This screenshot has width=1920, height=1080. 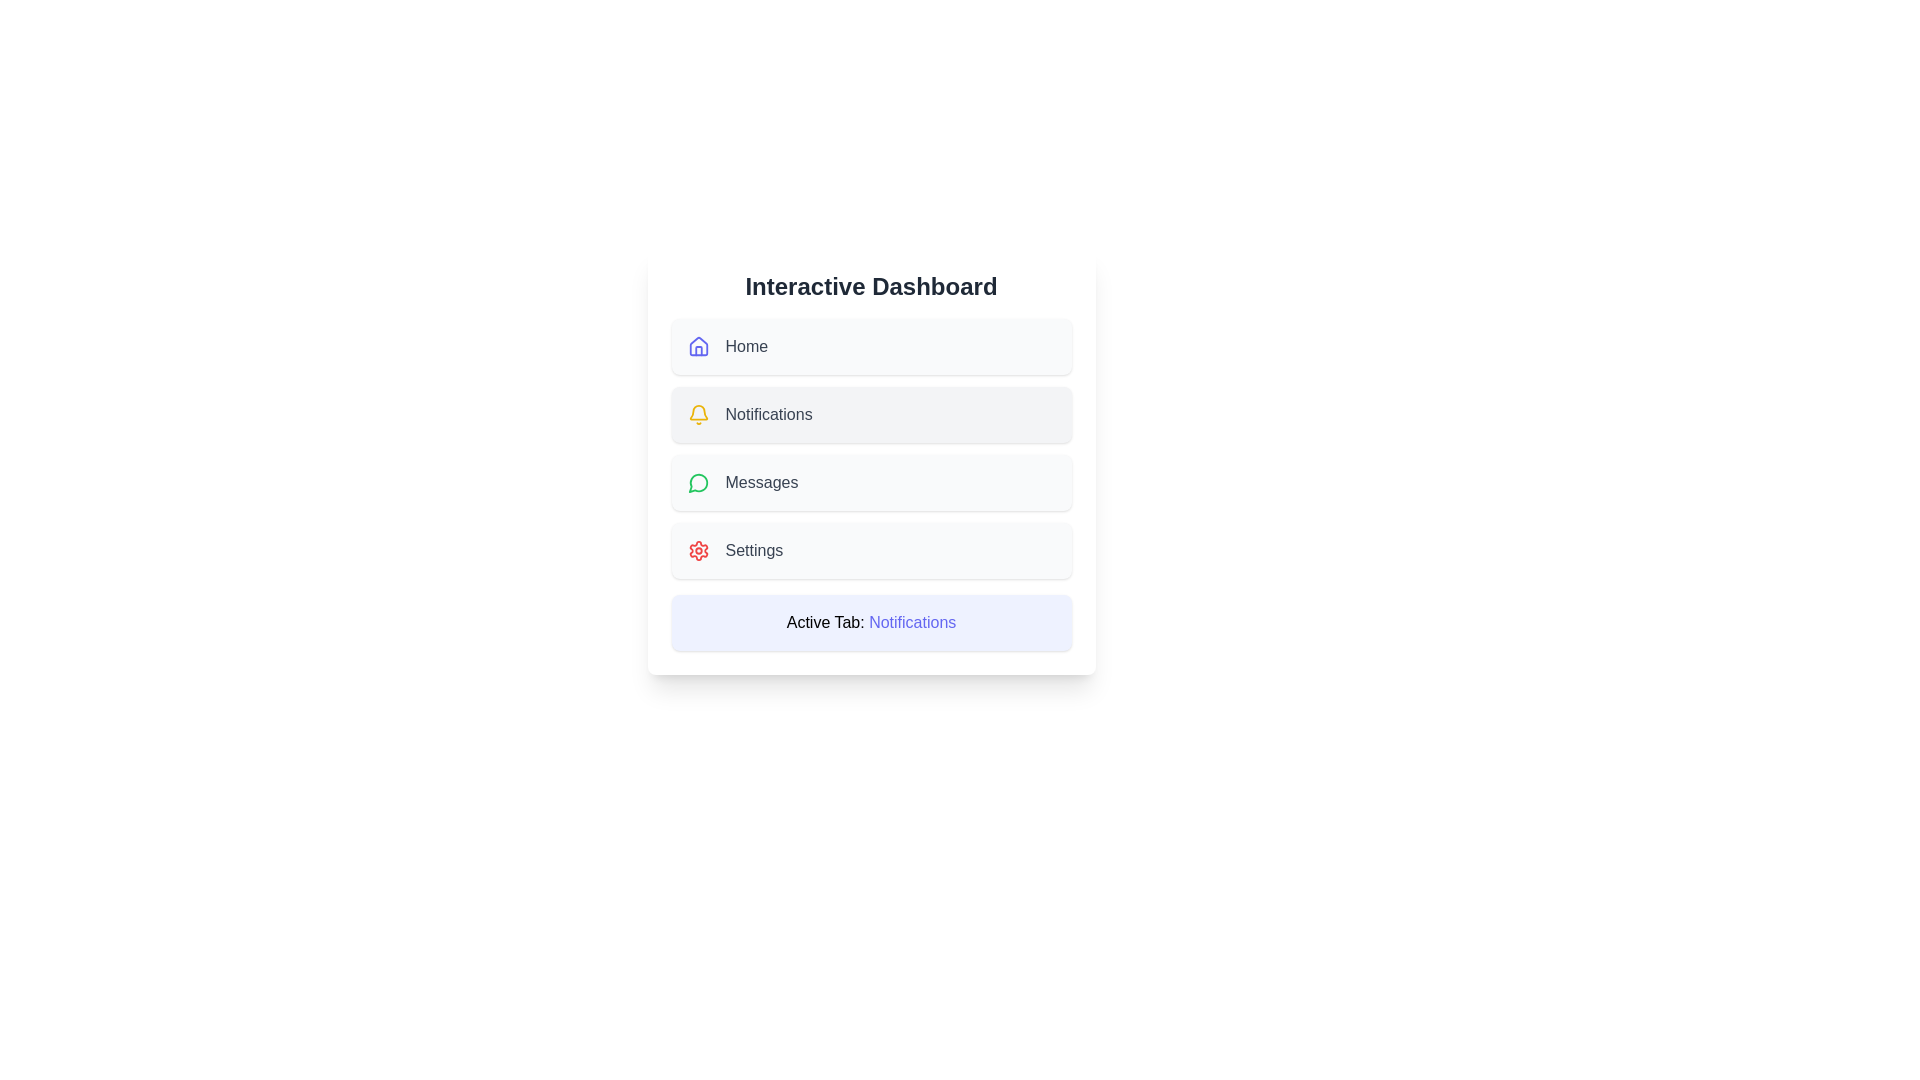 I want to click on the button corresponding to Settings to select it, so click(x=871, y=551).